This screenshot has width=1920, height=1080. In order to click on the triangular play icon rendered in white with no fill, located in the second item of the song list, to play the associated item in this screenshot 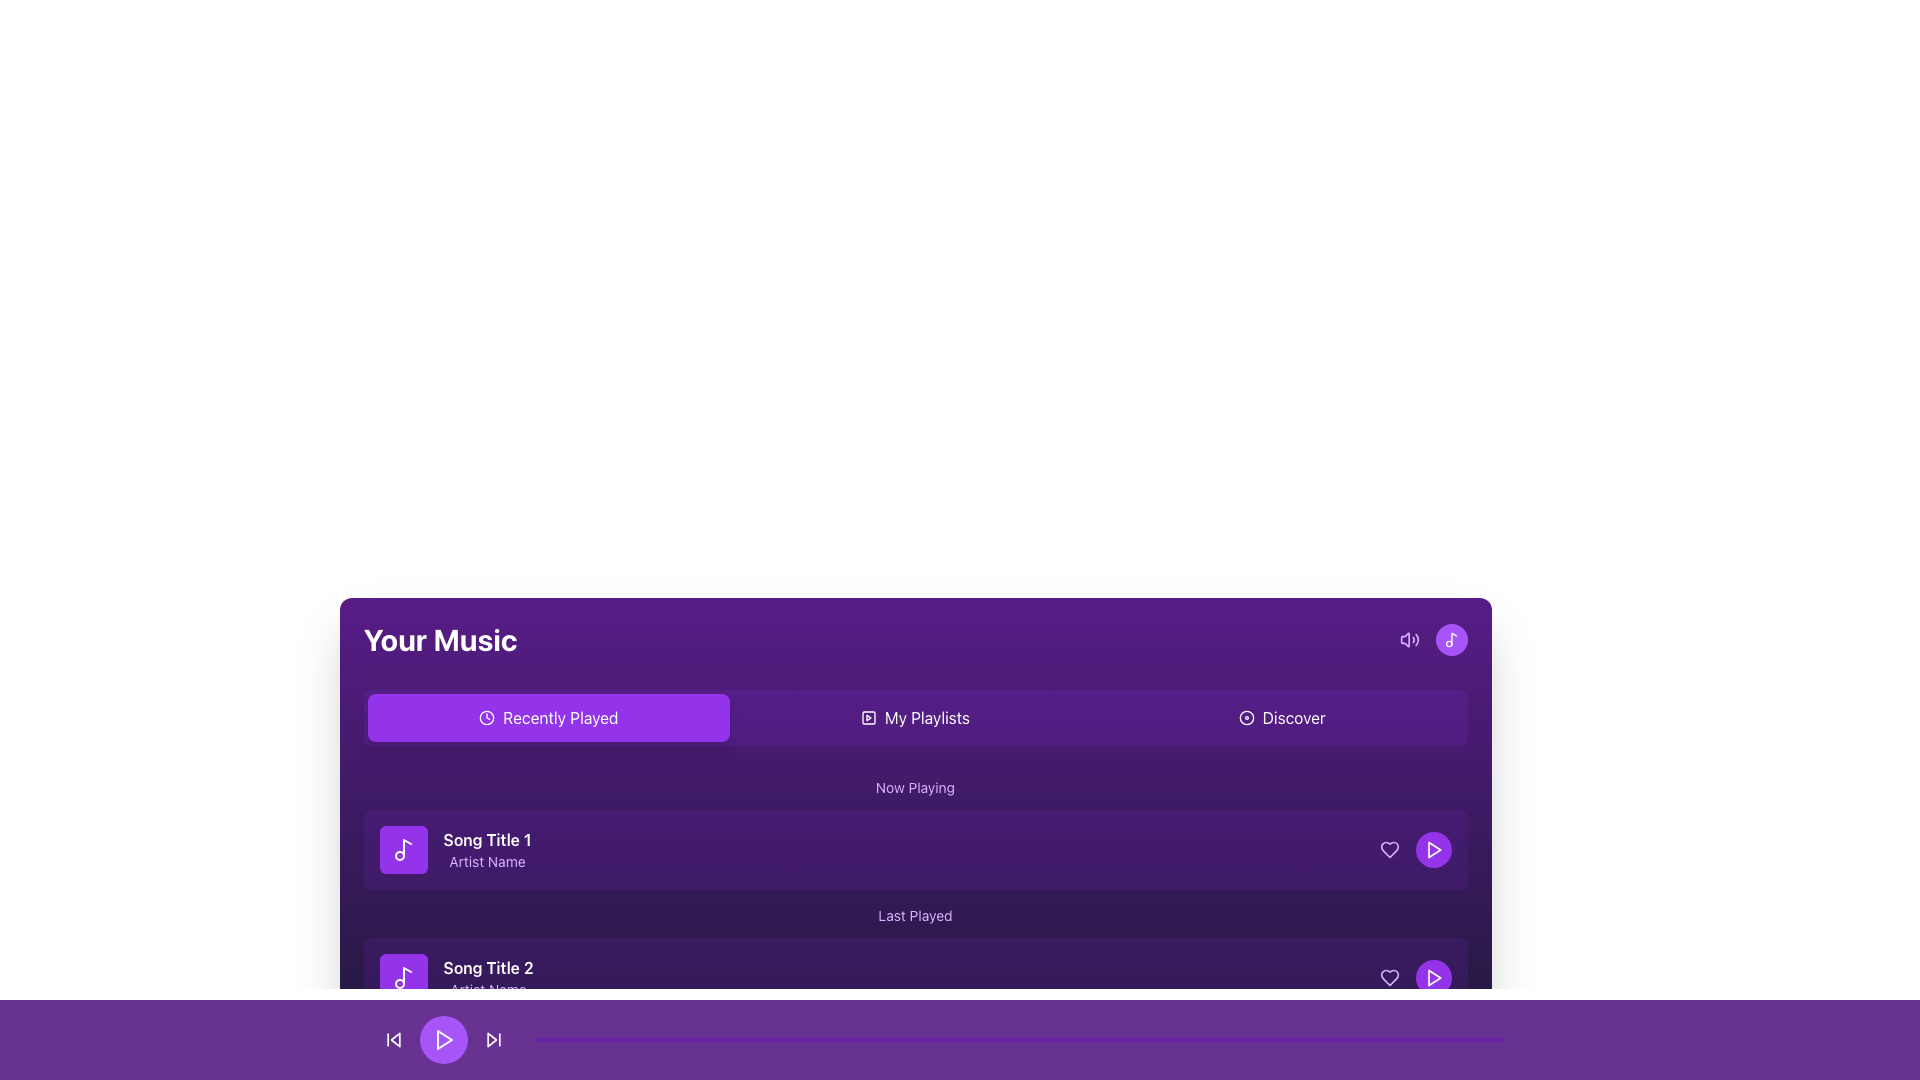, I will do `click(1433, 849)`.